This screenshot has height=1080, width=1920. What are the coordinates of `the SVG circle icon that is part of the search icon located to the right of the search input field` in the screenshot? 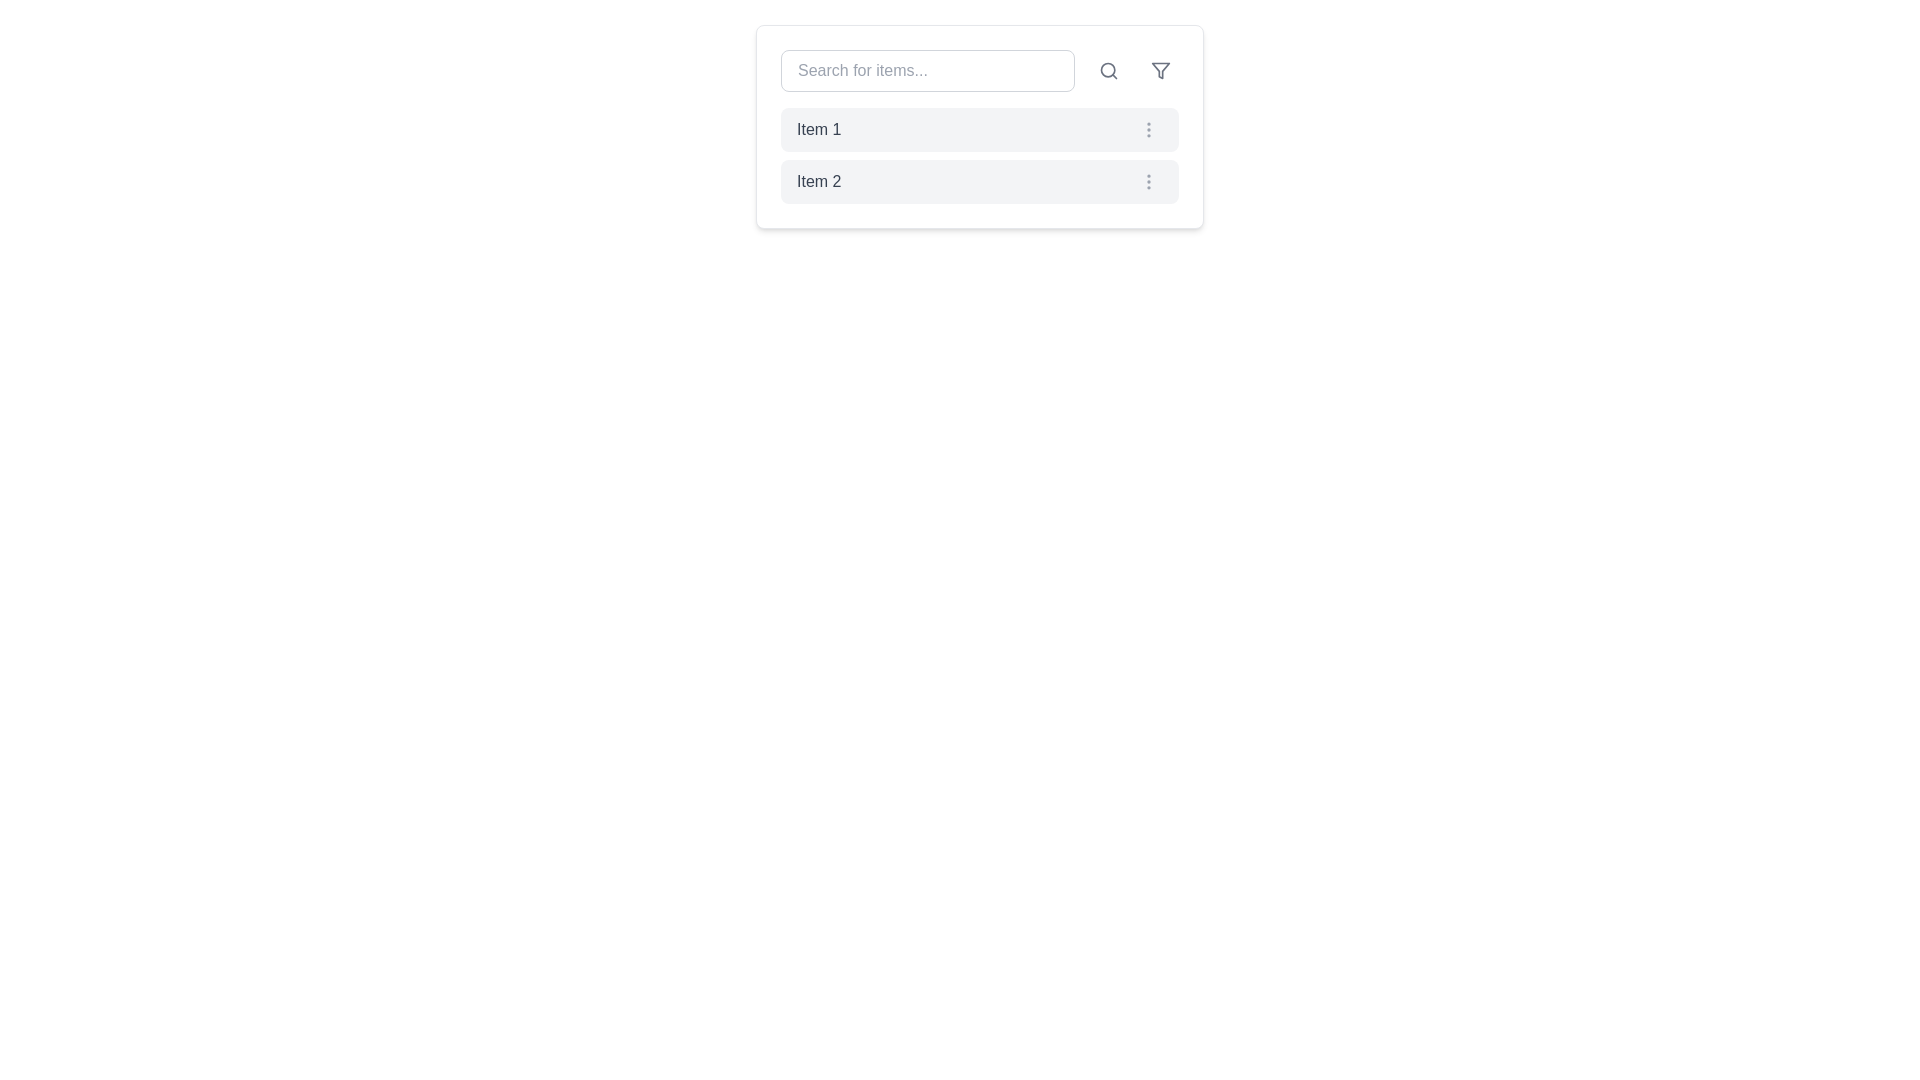 It's located at (1107, 69).